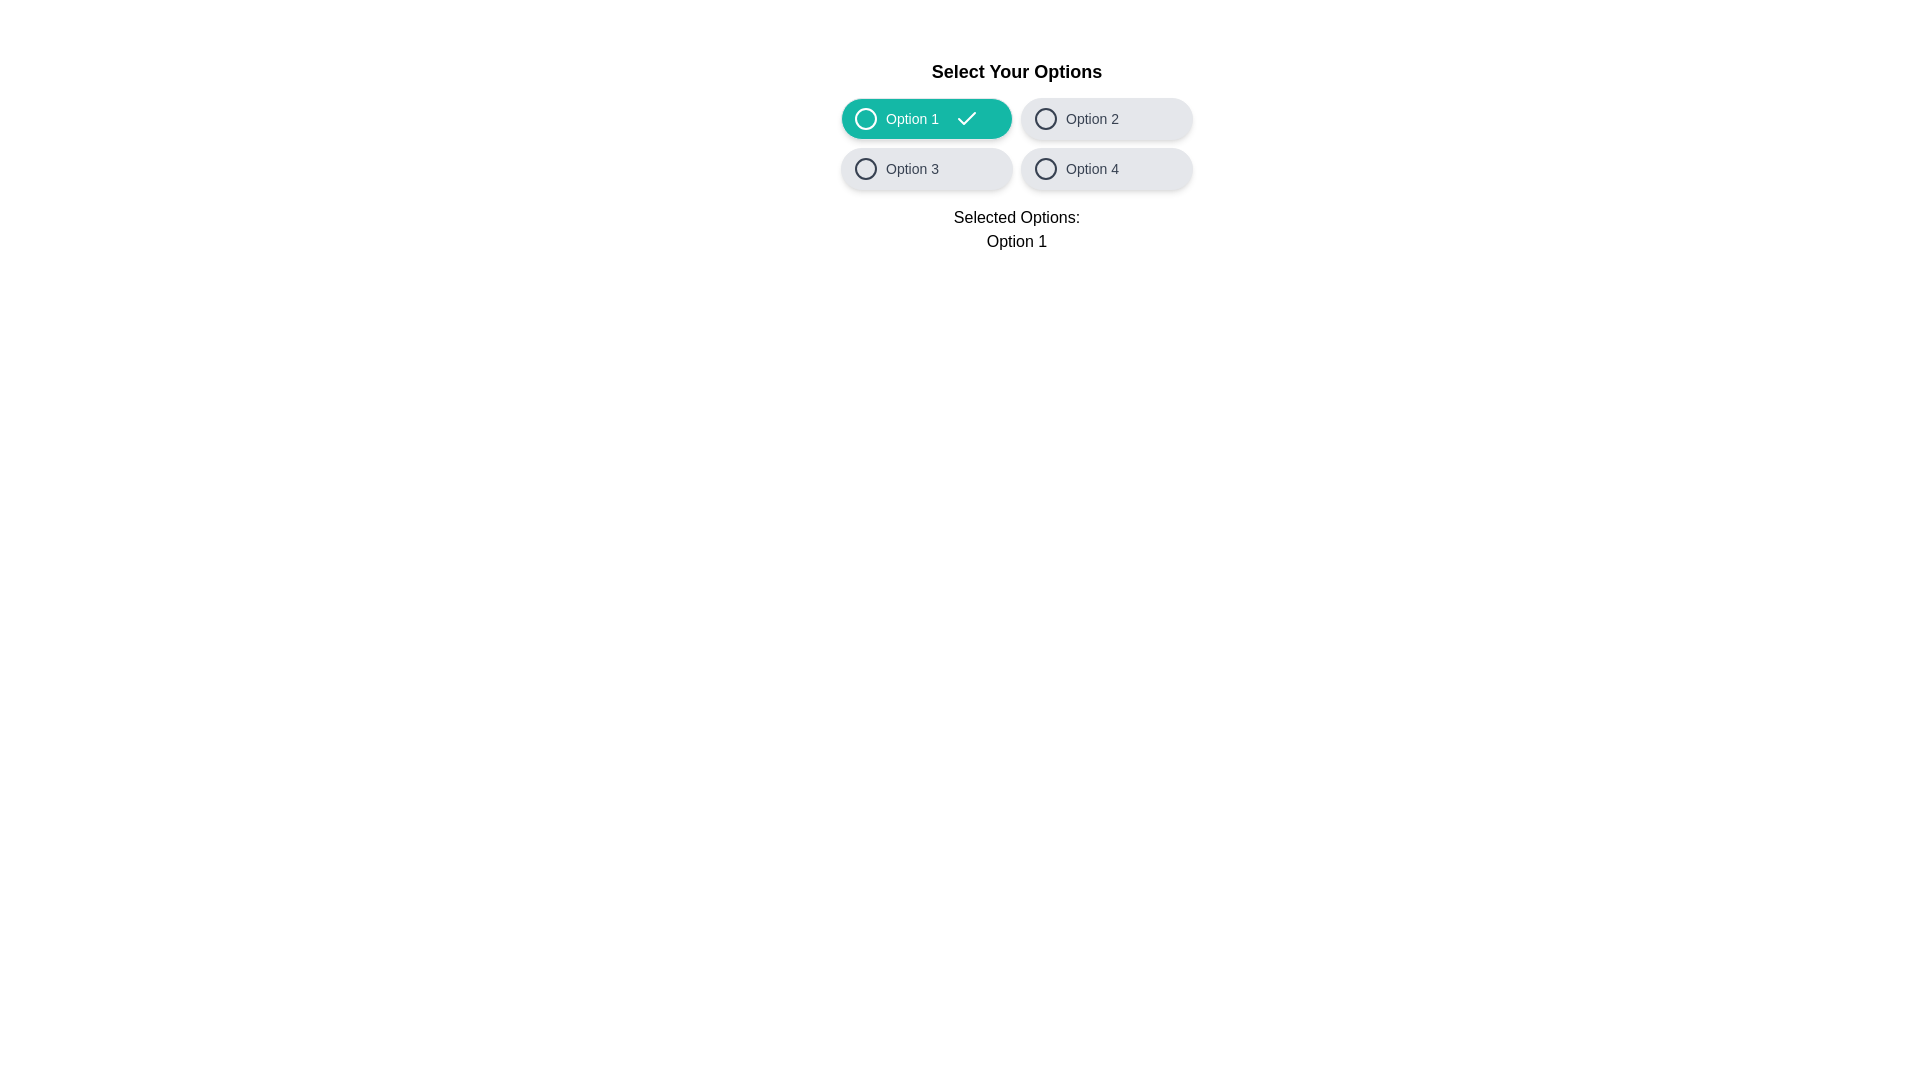 The image size is (1920, 1080). I want to click on the option Option 3 by clicking its button, so click(925, 168).